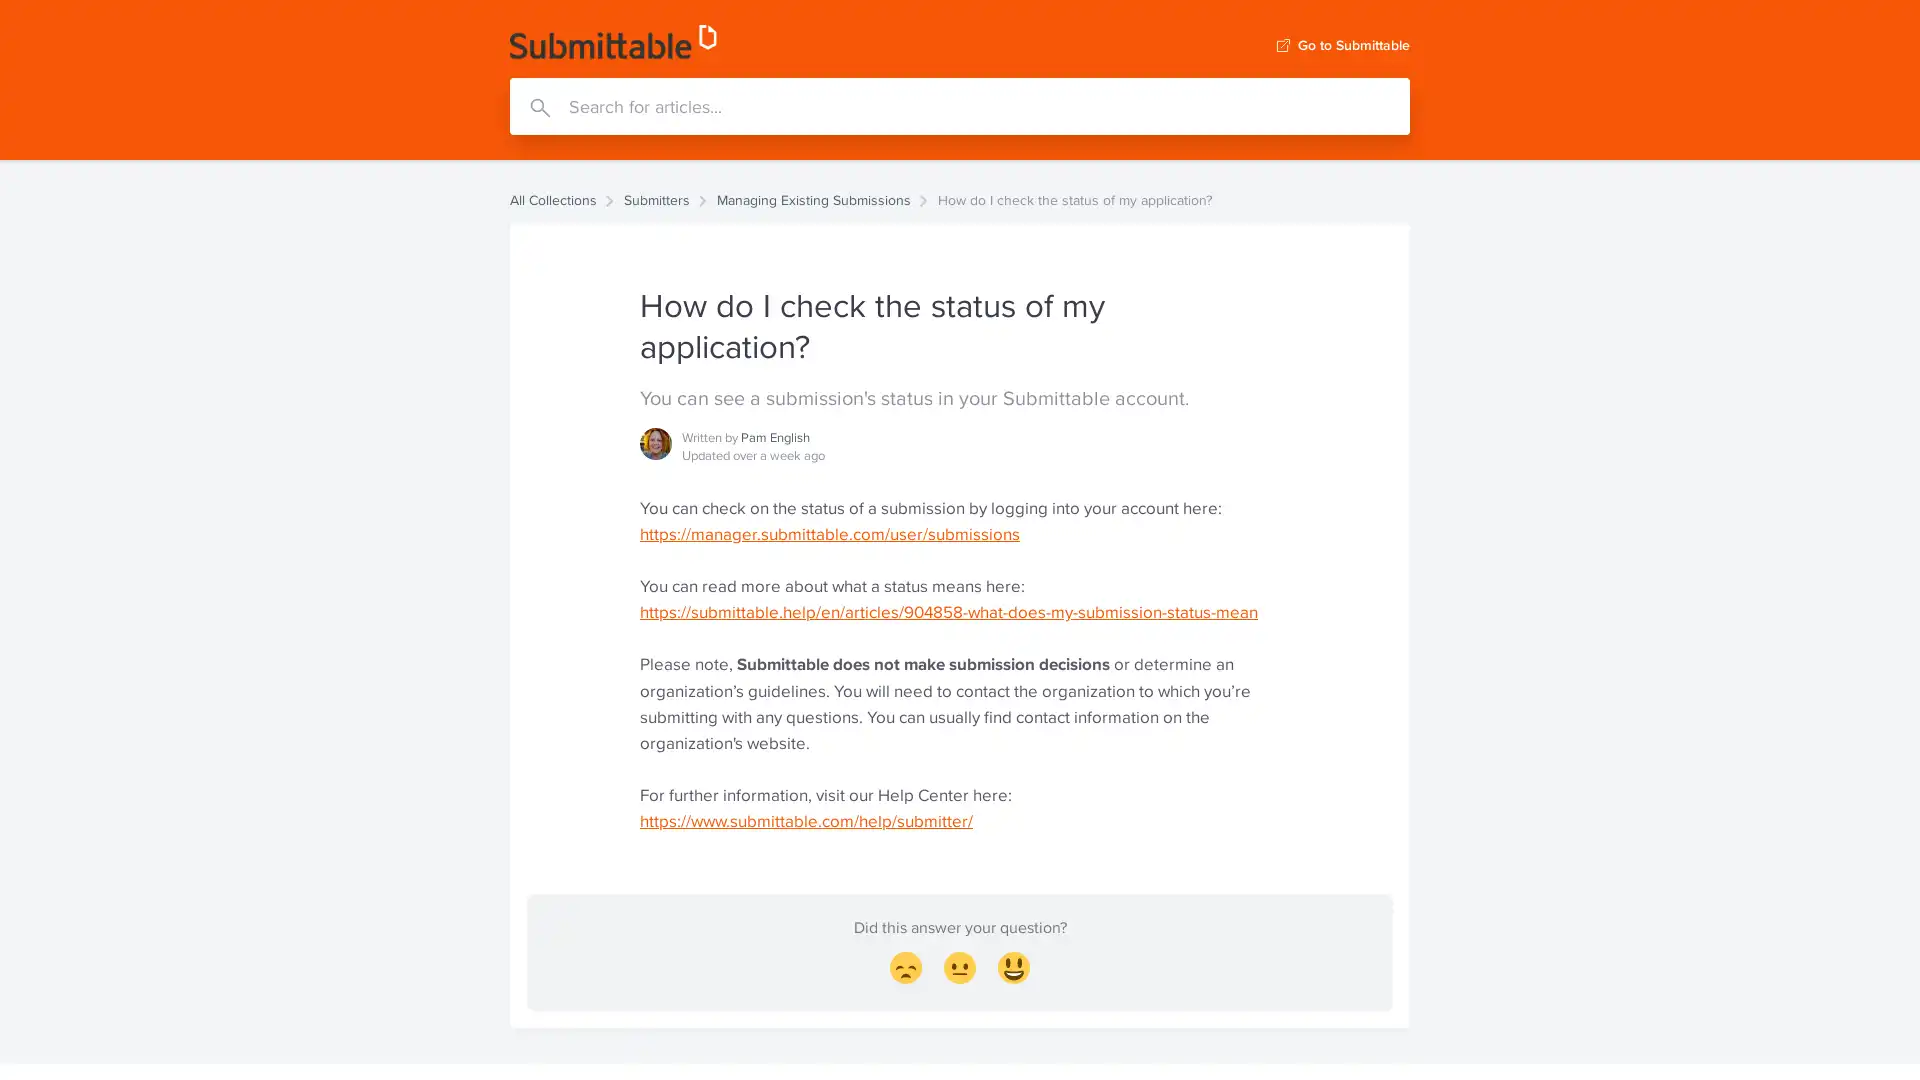 The width and height of the screenshot is (1920, 1080). I want to click on Smiley Reaction, so click(1013, 970).